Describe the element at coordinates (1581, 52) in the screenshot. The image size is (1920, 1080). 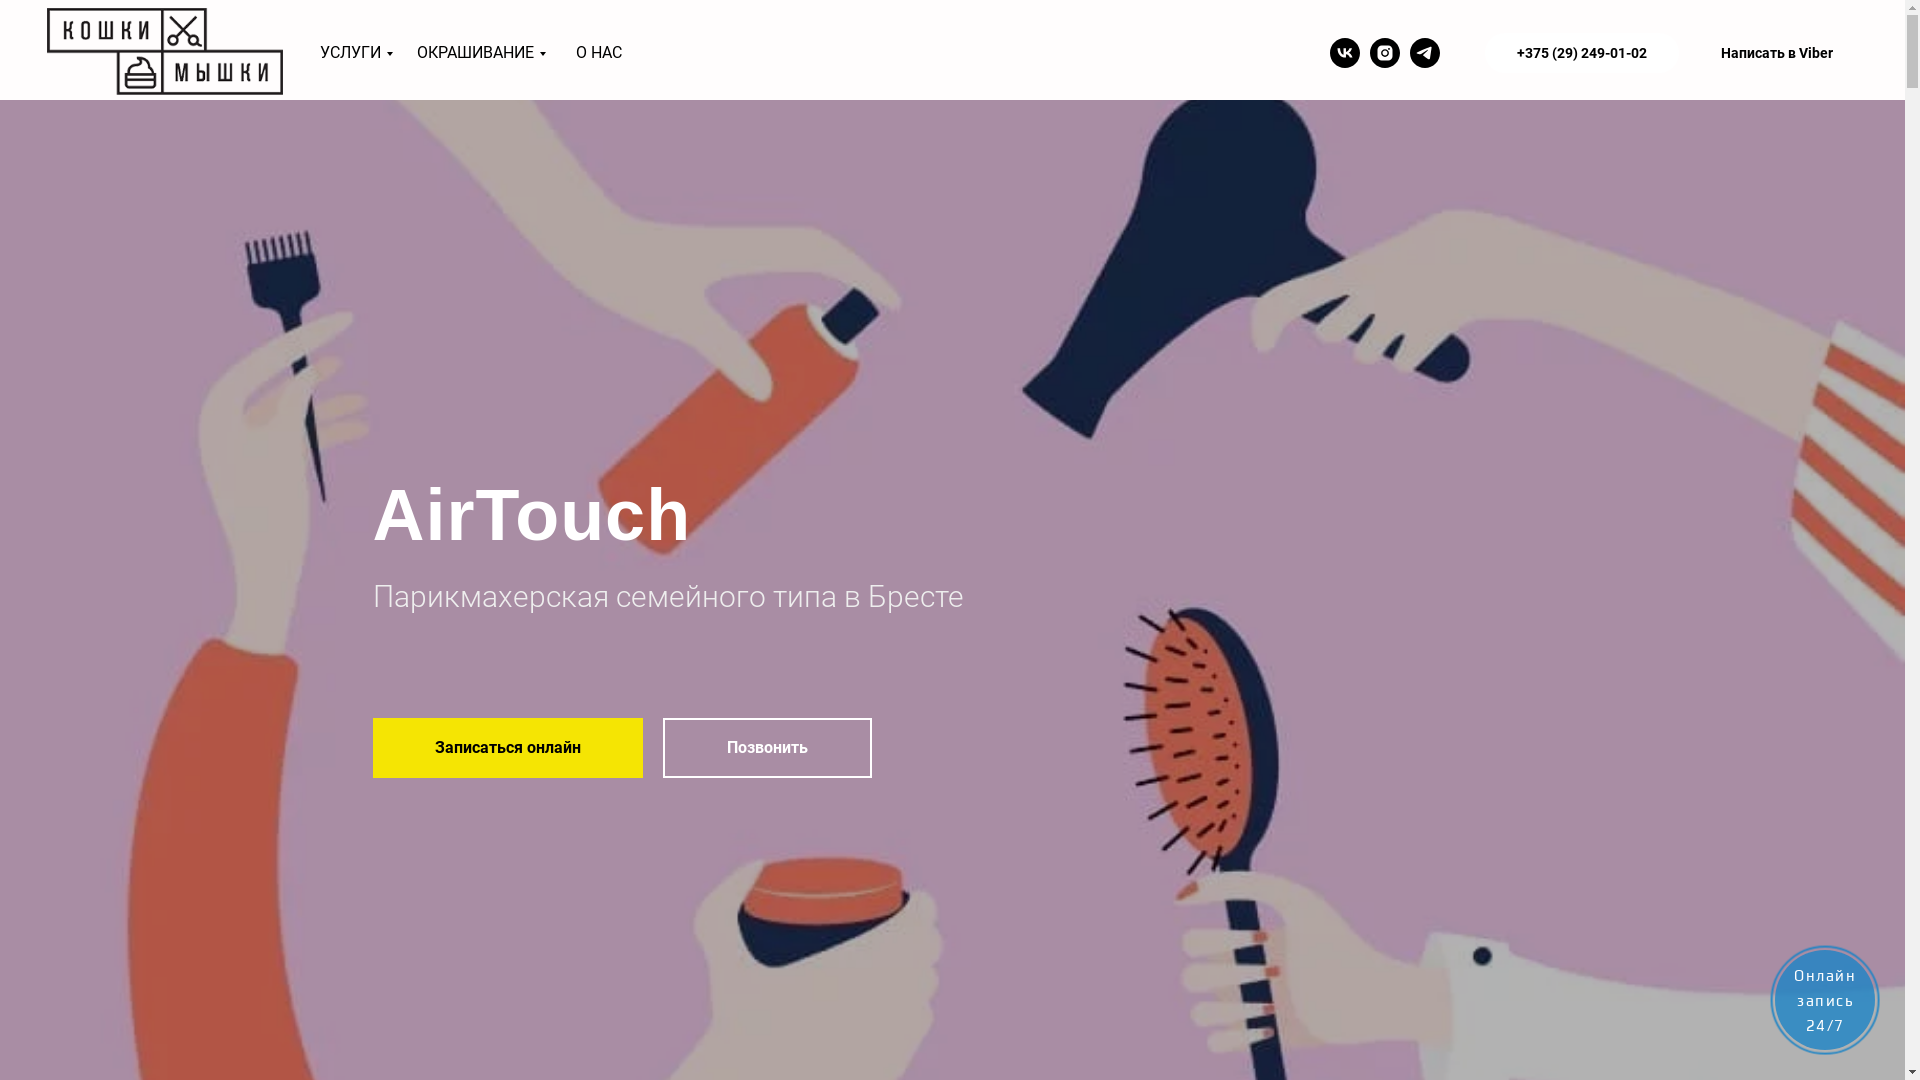
I see `'+375 (29) 249-01-02'` at that location.